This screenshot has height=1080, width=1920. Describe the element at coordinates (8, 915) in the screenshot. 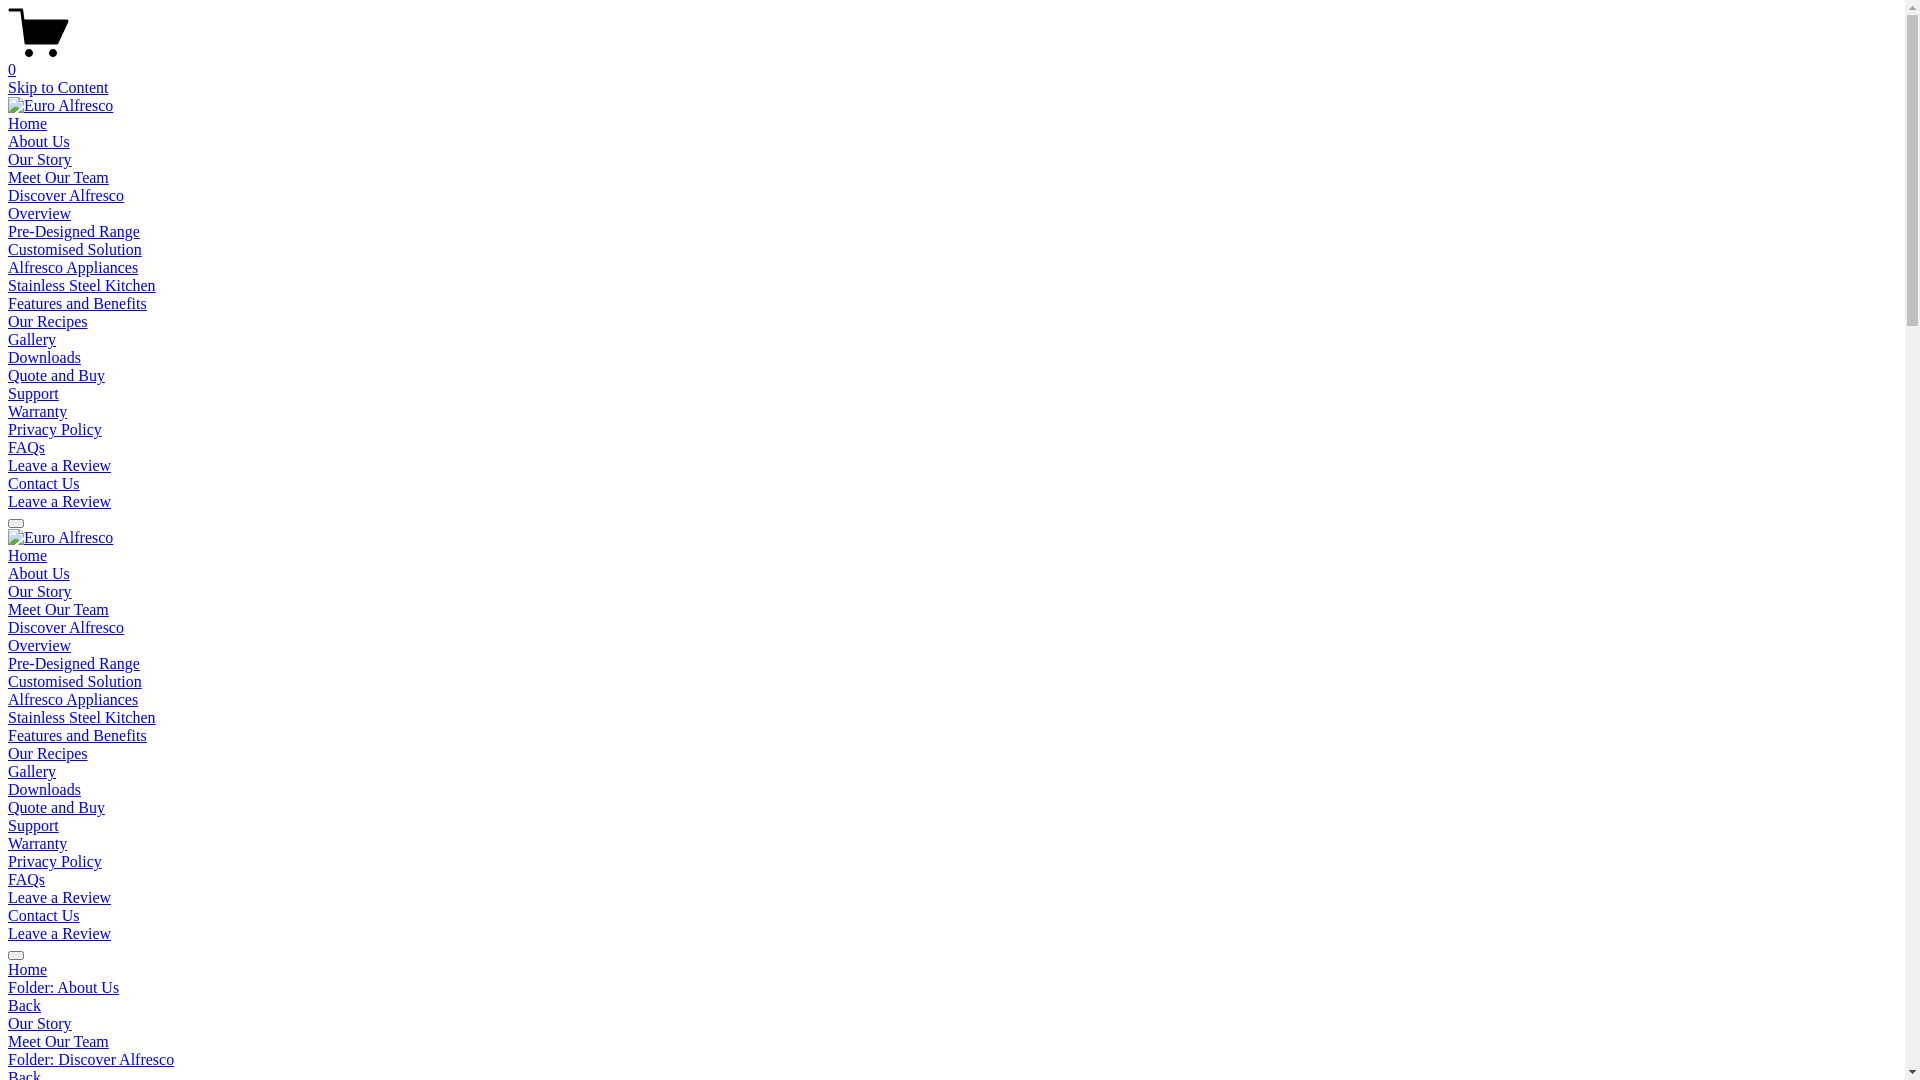

I see `'Contact Us'` at that location.